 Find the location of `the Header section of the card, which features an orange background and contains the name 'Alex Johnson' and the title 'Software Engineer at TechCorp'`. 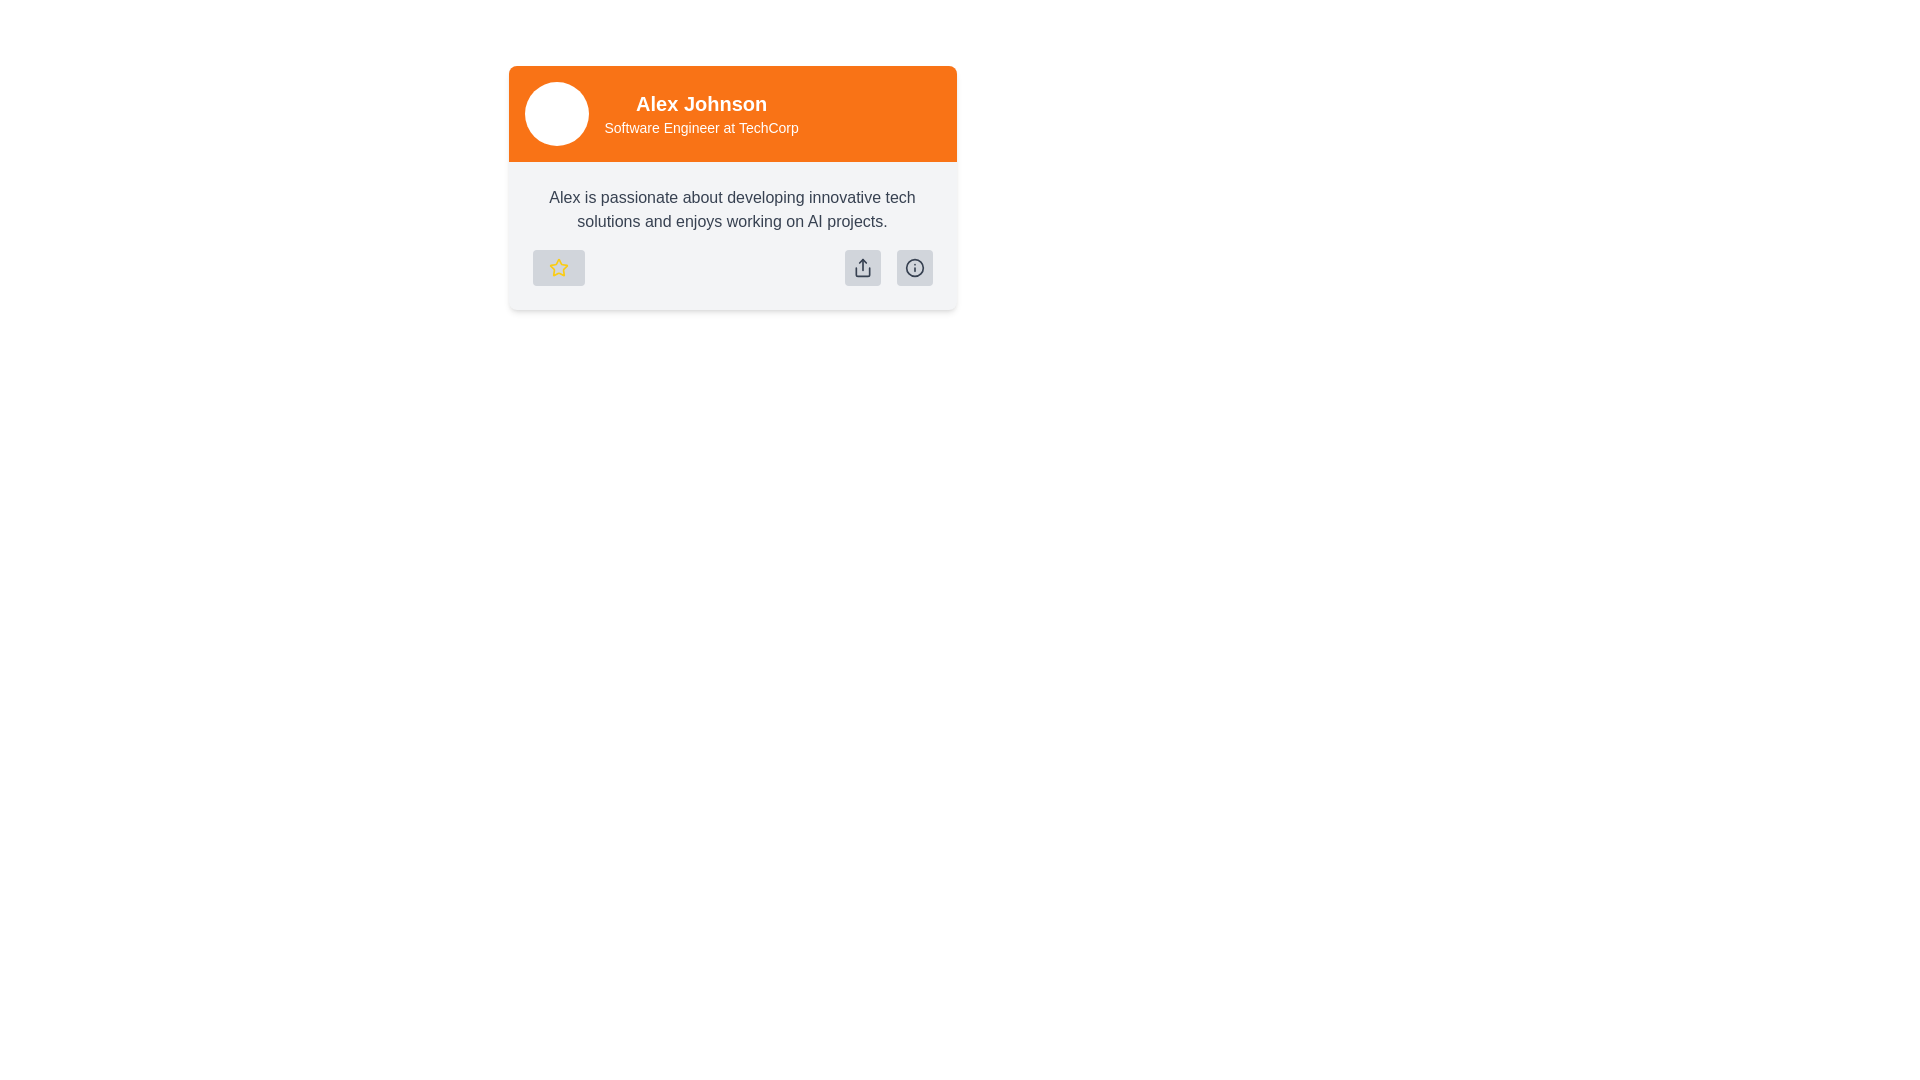

the Header section of the card, which features an orange background and contains the name 'Alex Johnson' and the title 'Software Engineer at TechCorp' is located at coordinates (731, 114).